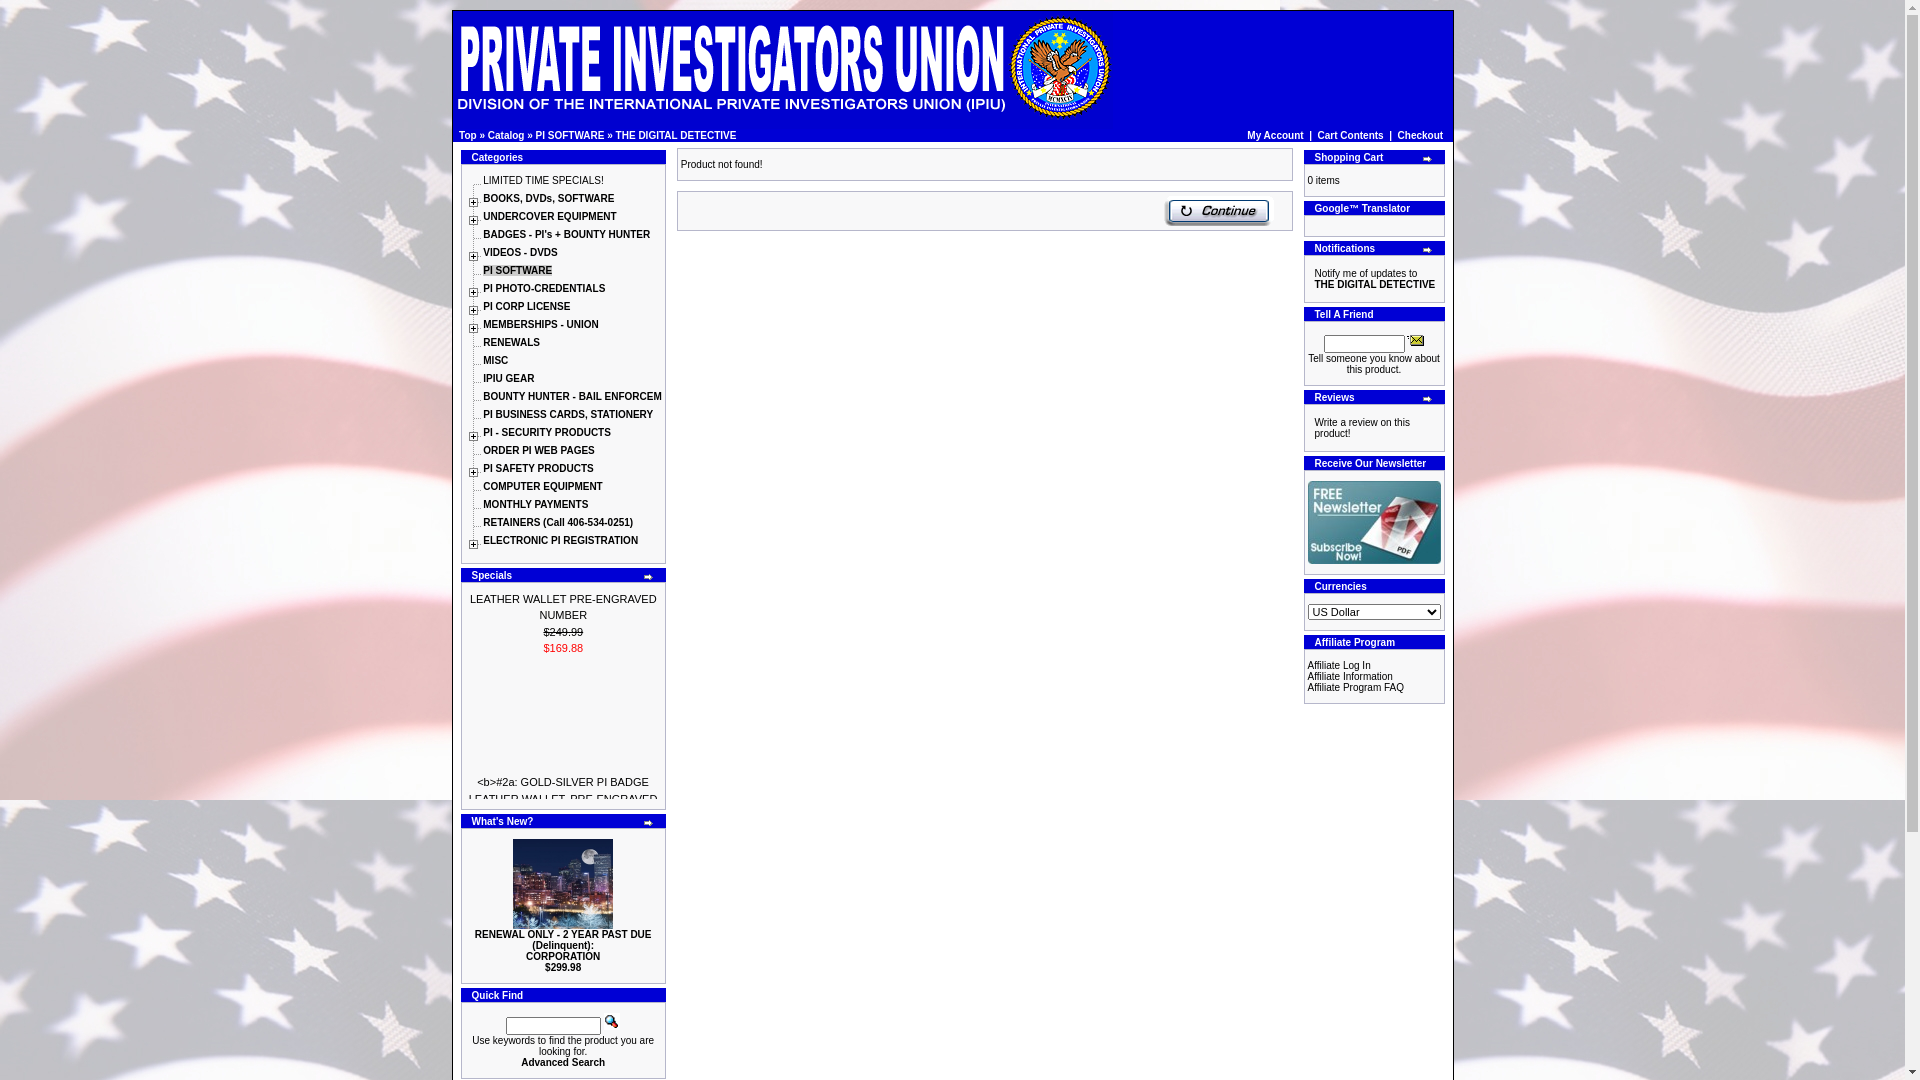 Image resolution: width=1920 pixels, height=1080 pixels. I want to click on ' Notifications ', so click(1310, 278).